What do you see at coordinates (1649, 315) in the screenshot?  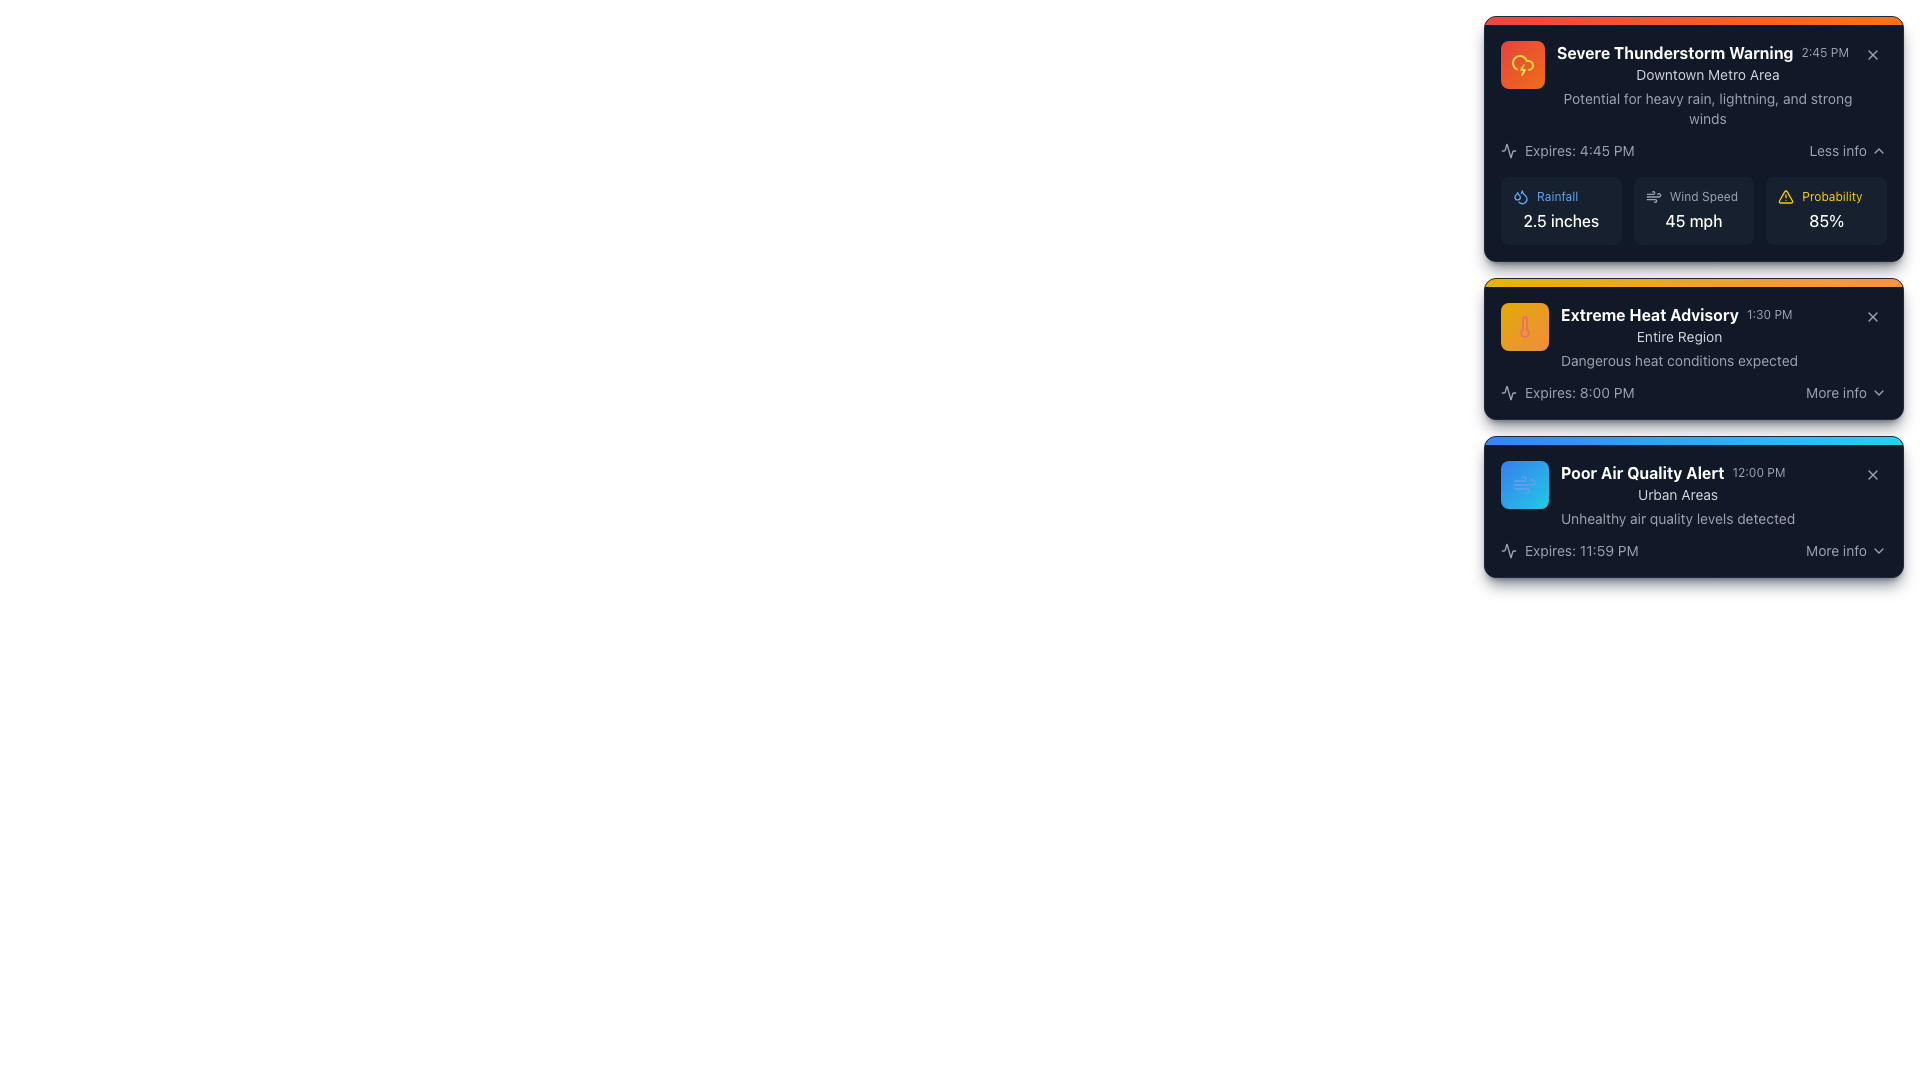 I see `the text label that displays 'Extreme Heat Advisory' within the second notification card about extreme heat` at bounding box center [1649, 315].